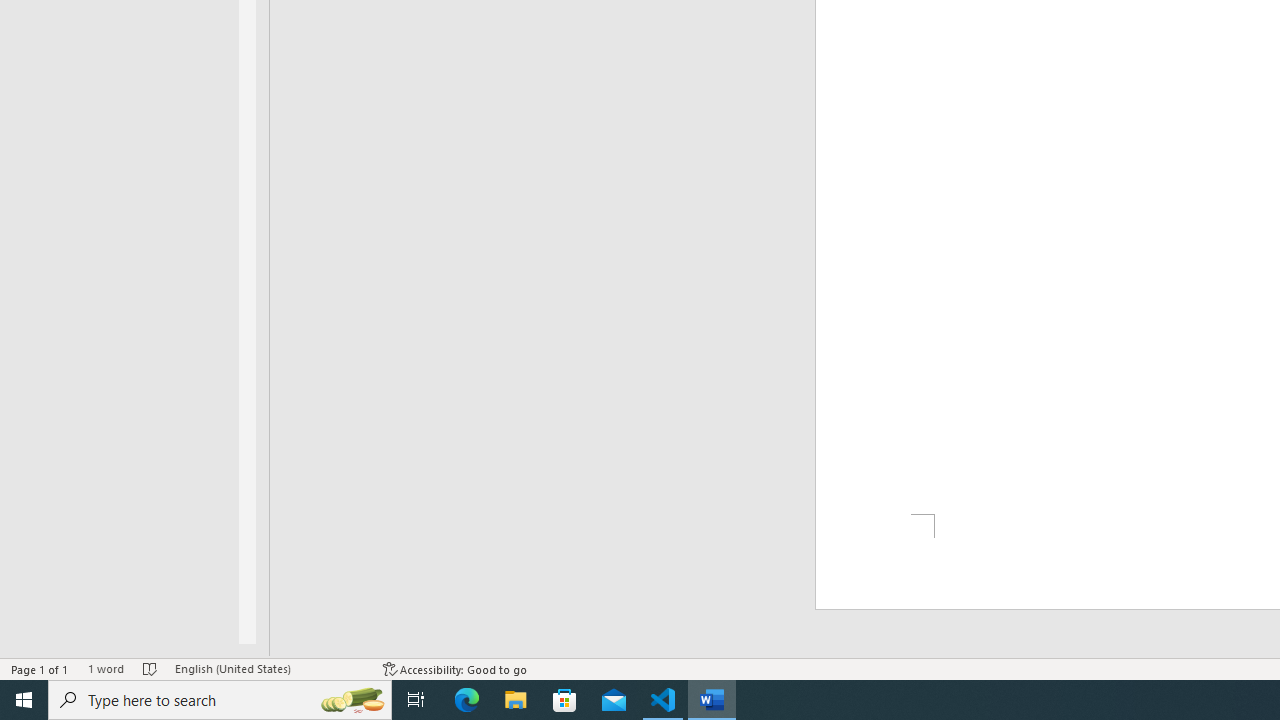 The width and height of the screenshot is (1280, 720). I want to click on 'Page Number Page 1 of 1', so click(40, 669).